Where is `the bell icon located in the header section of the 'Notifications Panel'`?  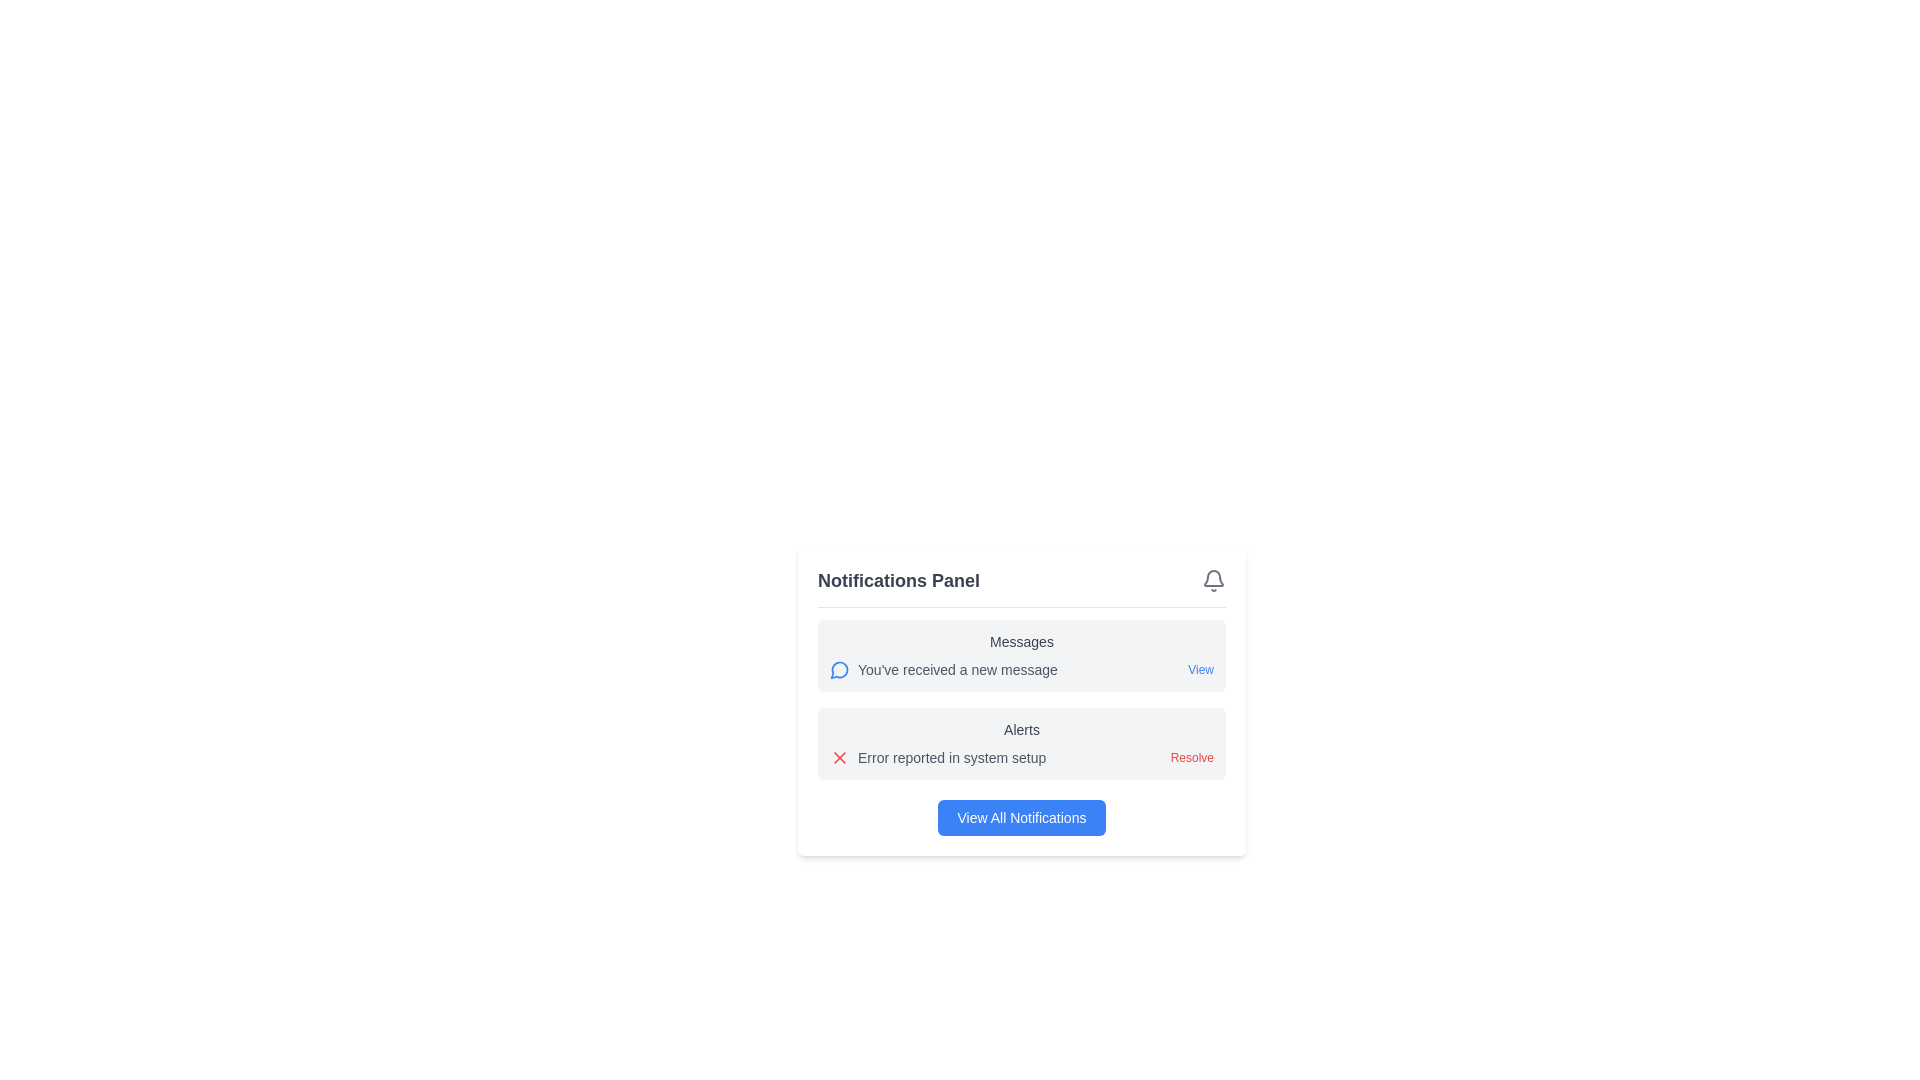 the bell icon located in the header section of the 'Notifications Panel' is located at coordinates (1213, 581).